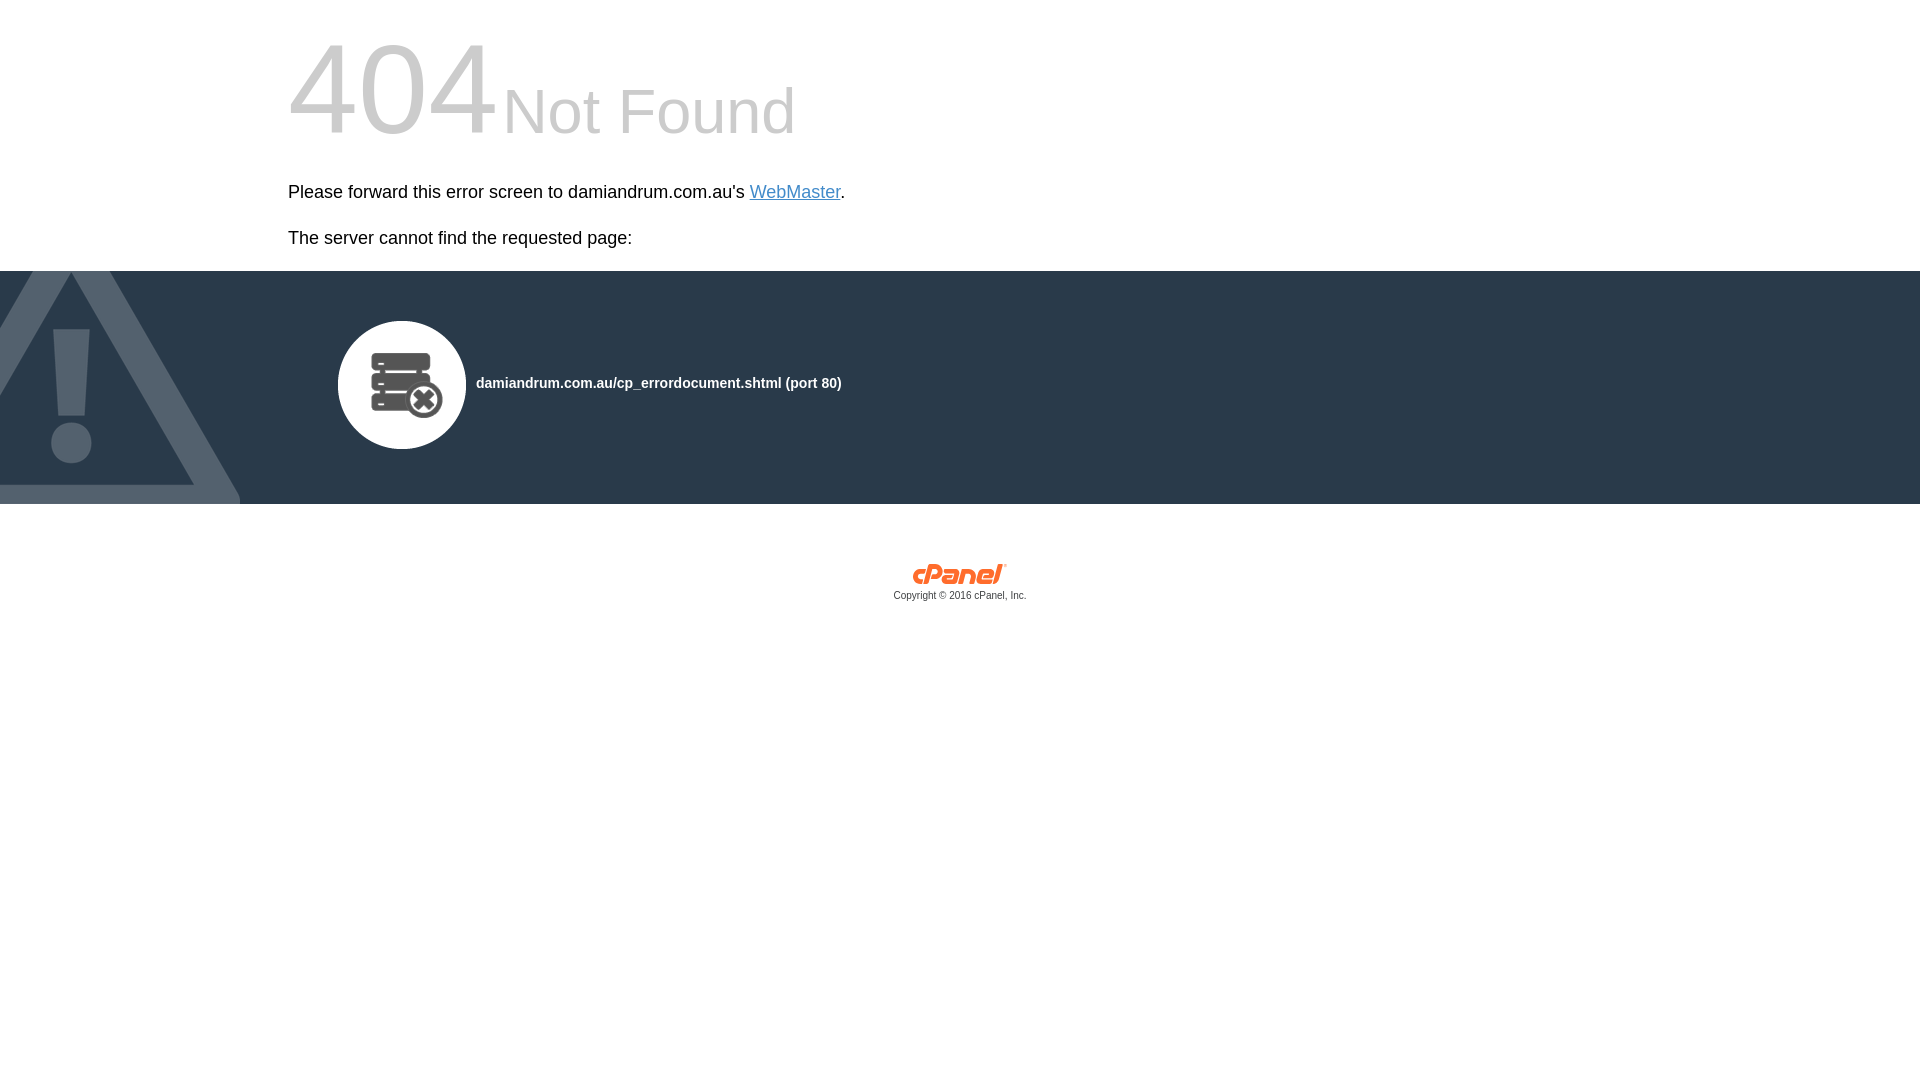 This screenshot has height=1080, width=1920. What do you see at coordinates (794, 192) in the screenshot?
I see `'WebMaster'` at bounding box center [794, 192].